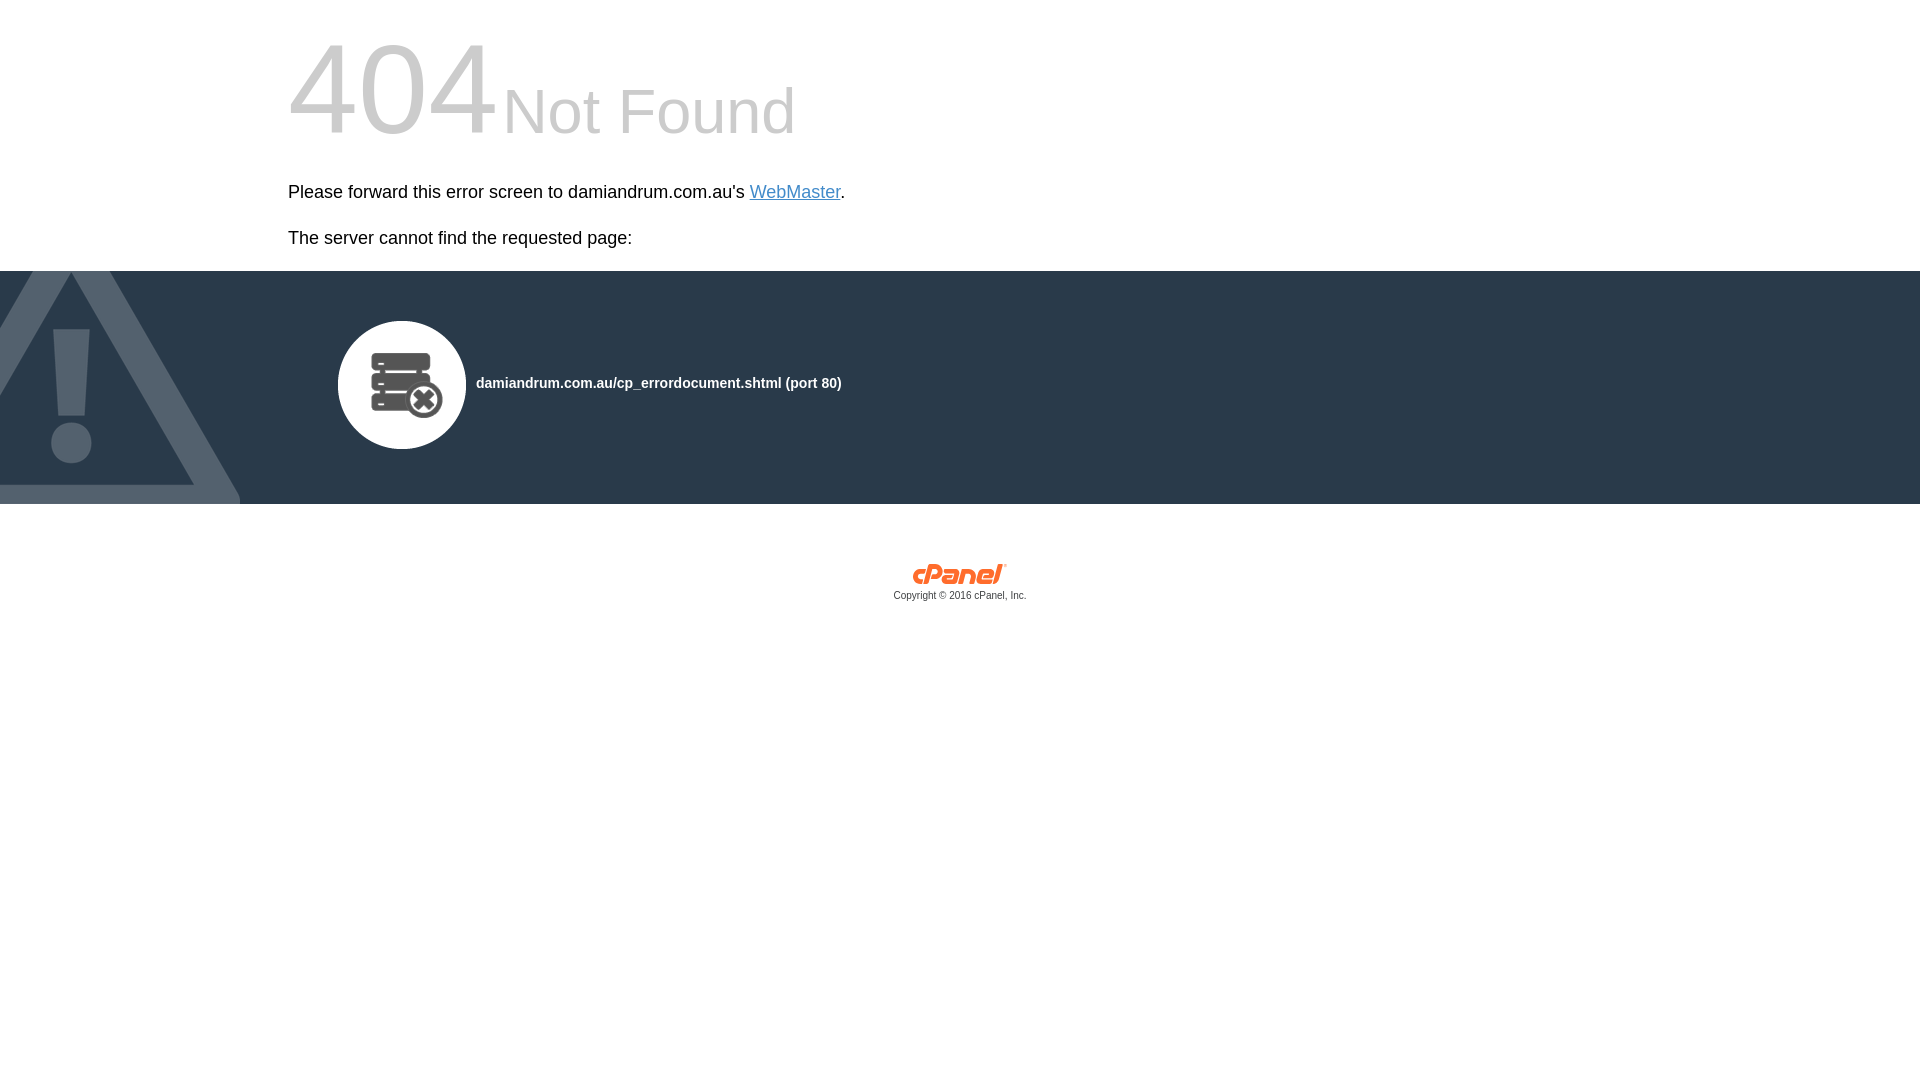 This screenshot has height=1080, width=1920. What do you see at coordinates (794, 192) in the screenshot?
I see `'WebMaster'` at bounding box center [794, 192].